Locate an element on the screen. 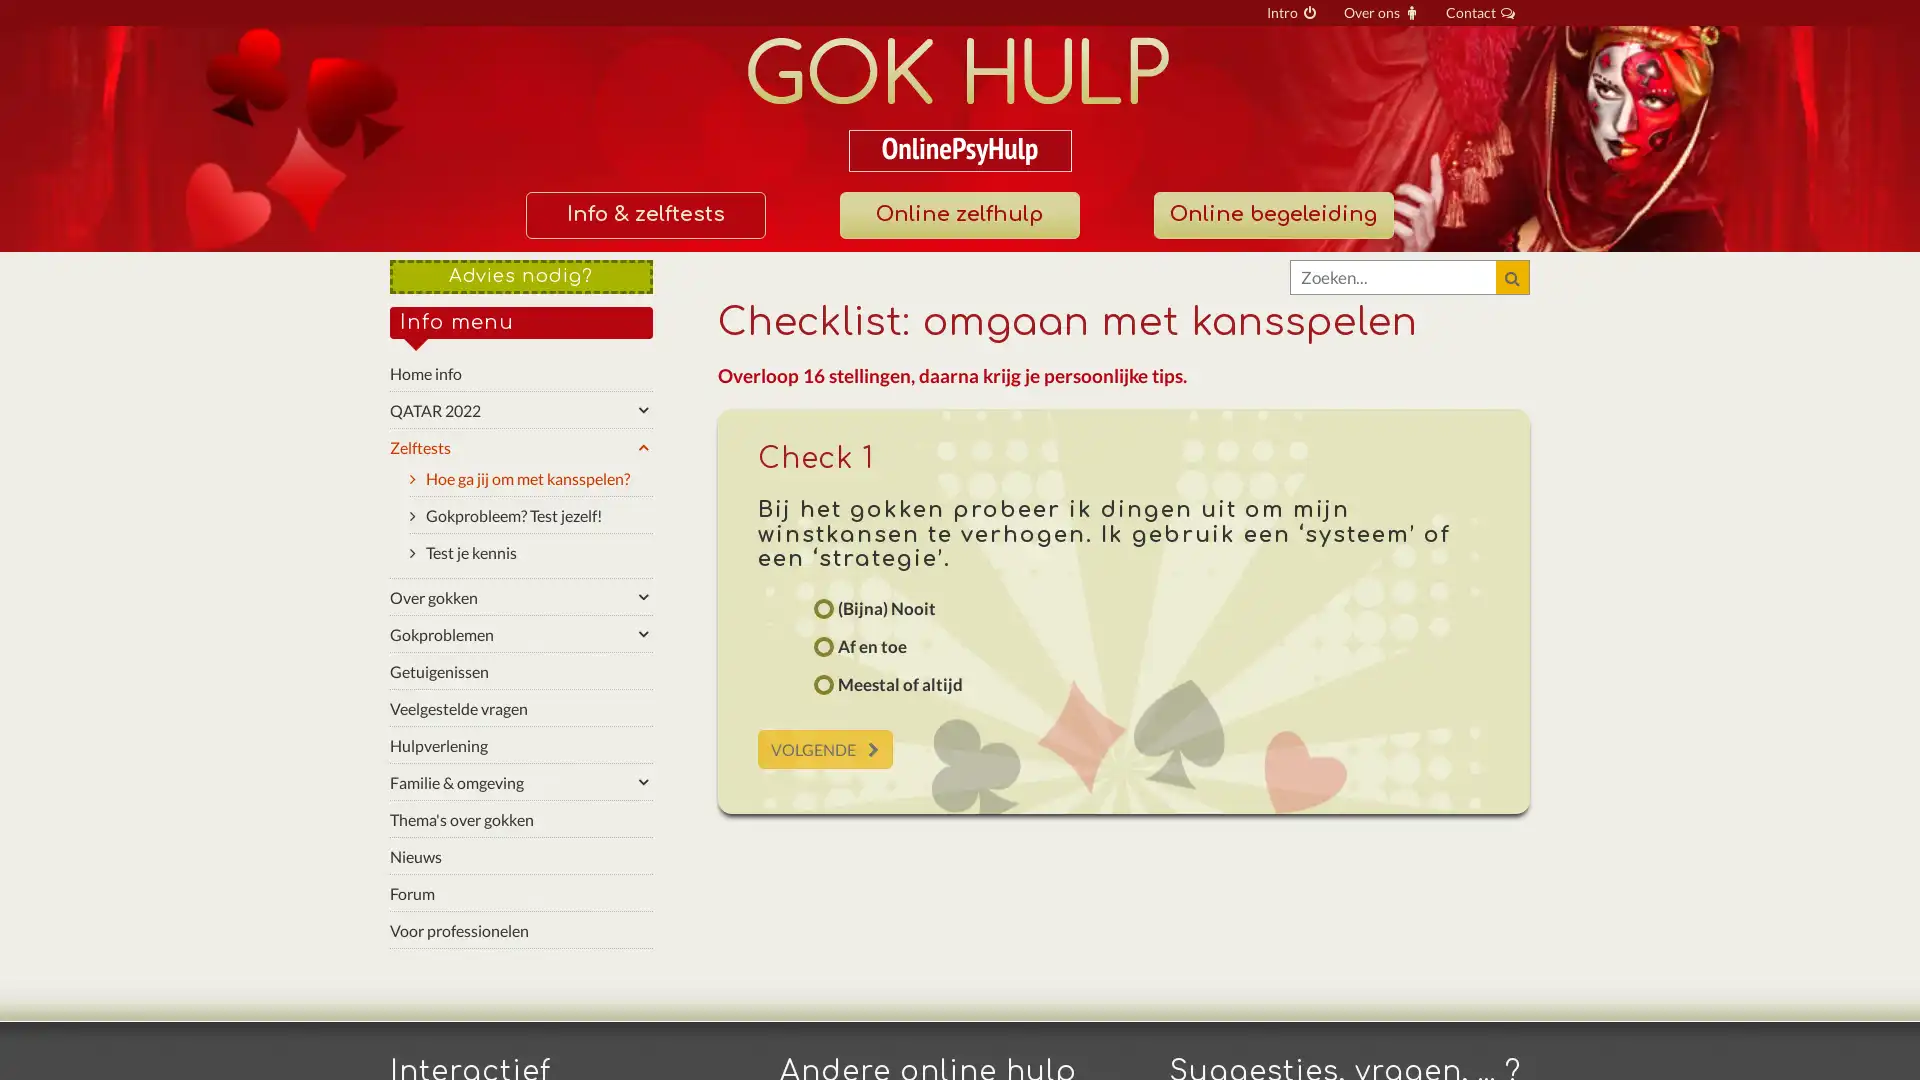  Info & zelftests is located at coordinates (644, 215).